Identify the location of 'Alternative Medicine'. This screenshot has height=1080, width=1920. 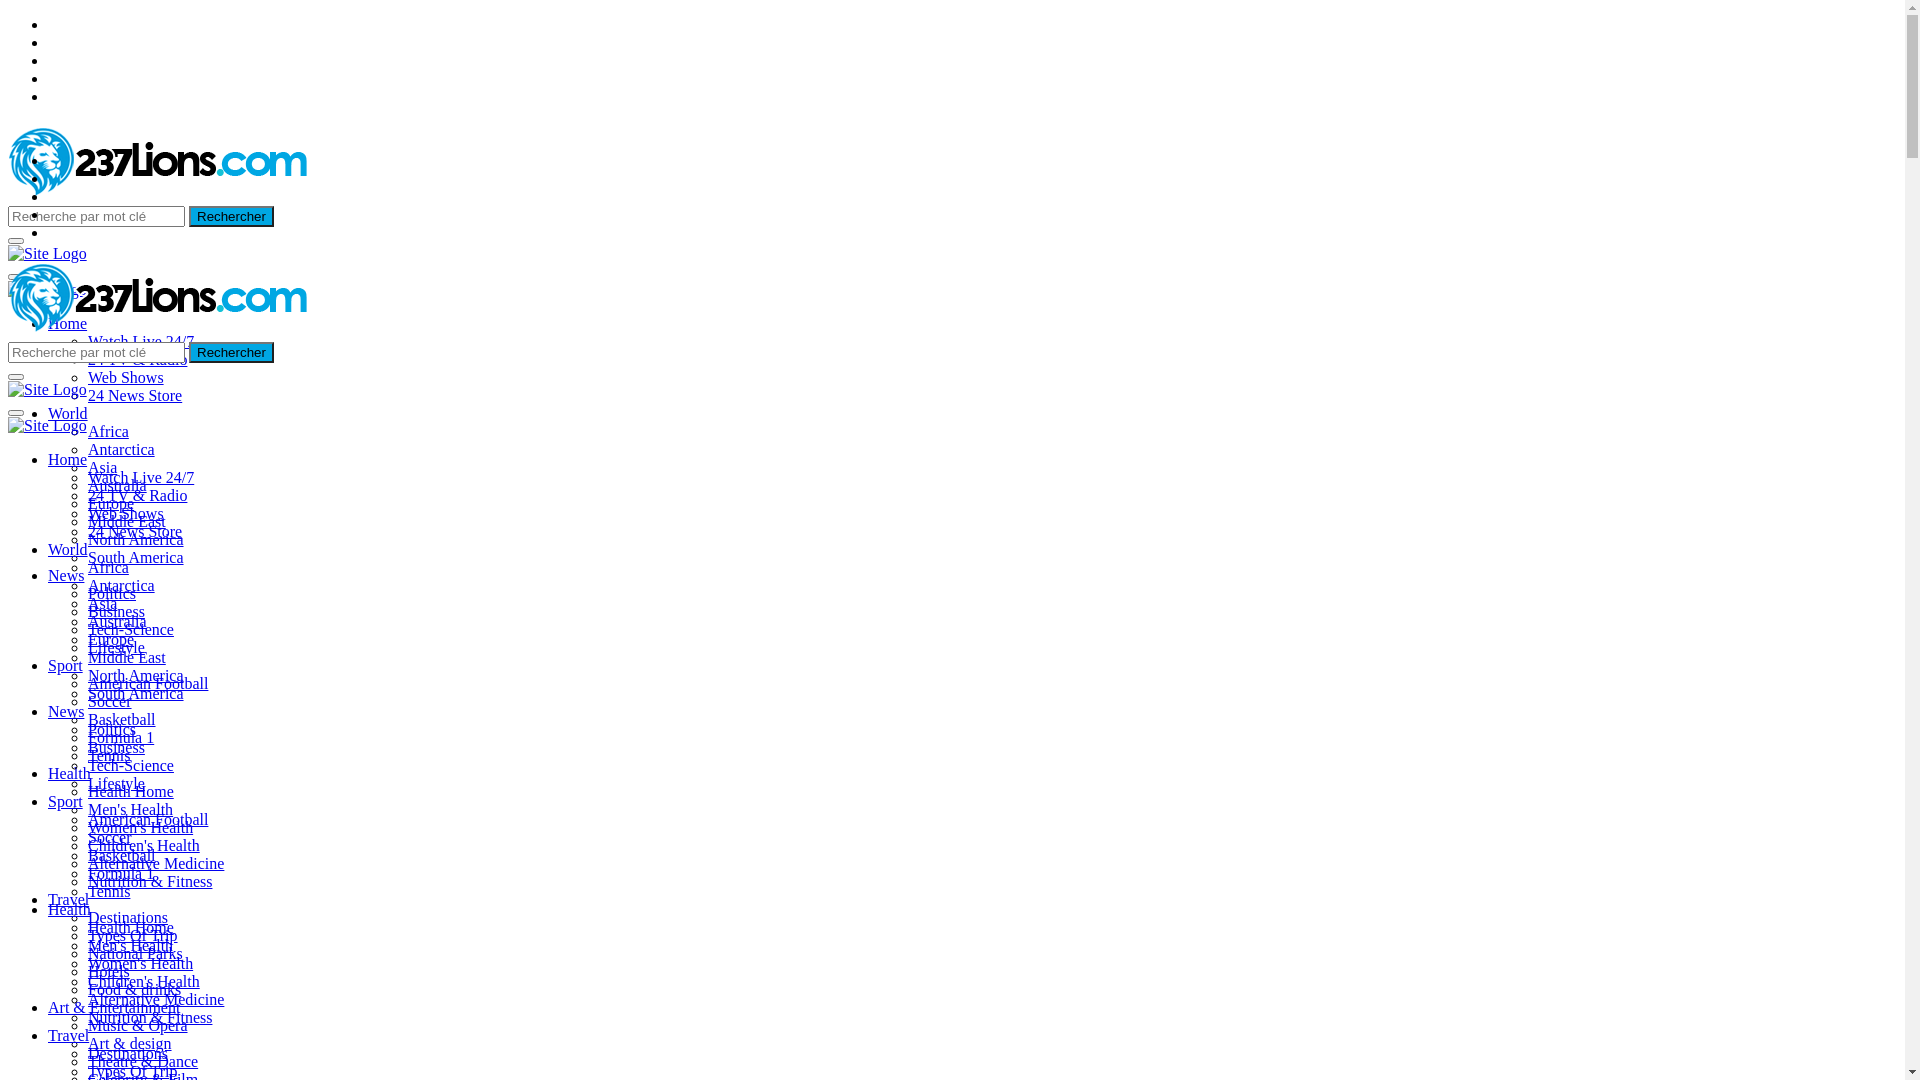
(86, 999).